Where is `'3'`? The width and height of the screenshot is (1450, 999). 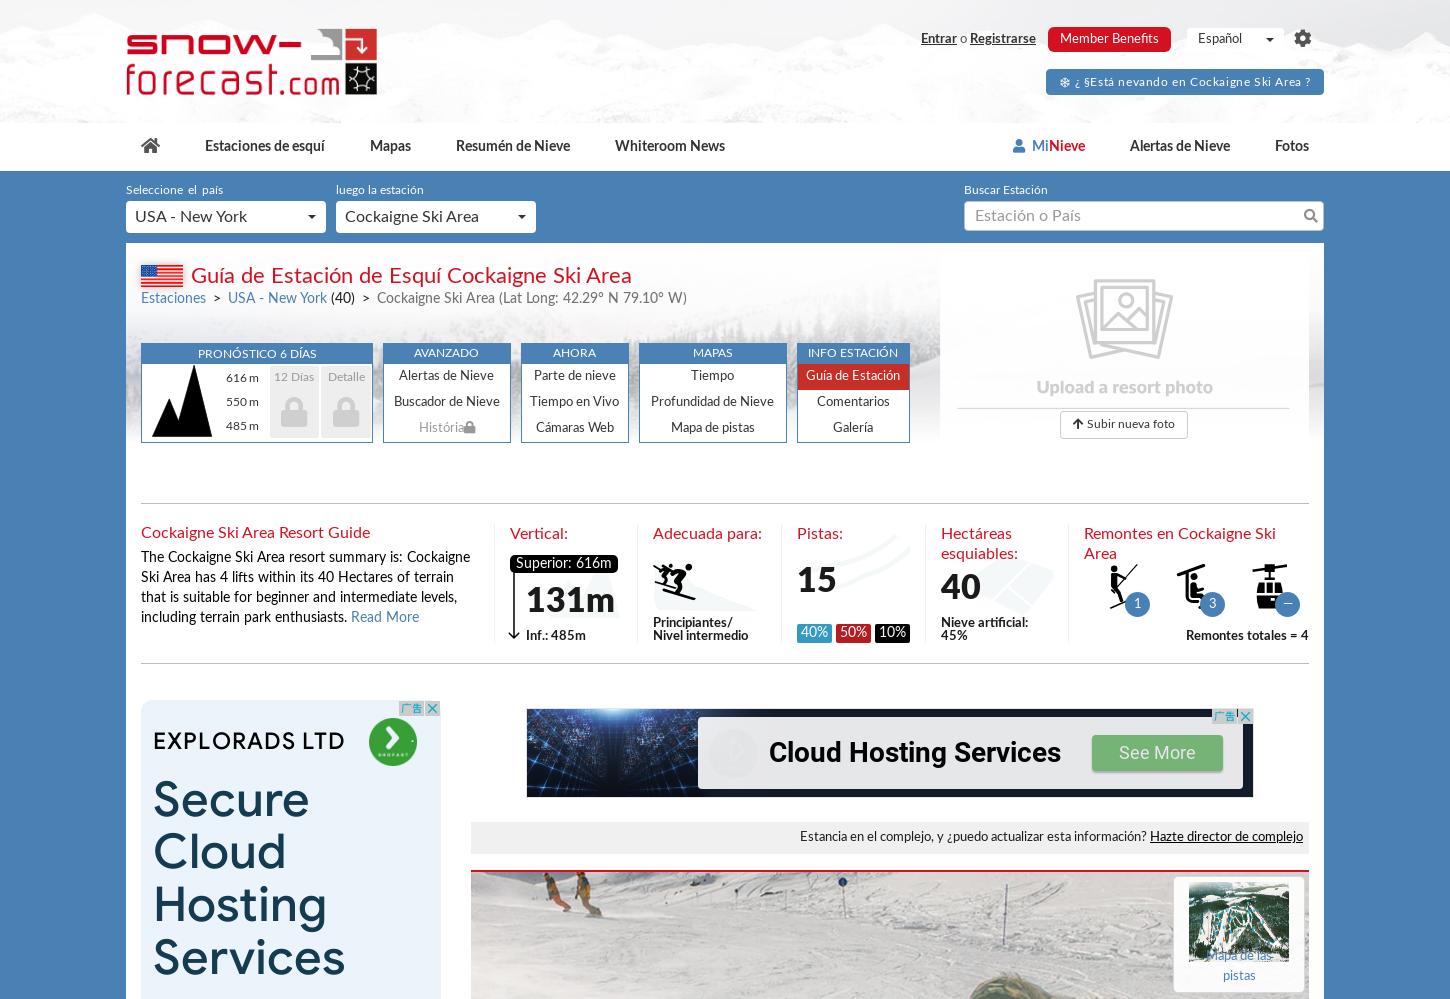
'3' is located at coordinates (1212, 604).